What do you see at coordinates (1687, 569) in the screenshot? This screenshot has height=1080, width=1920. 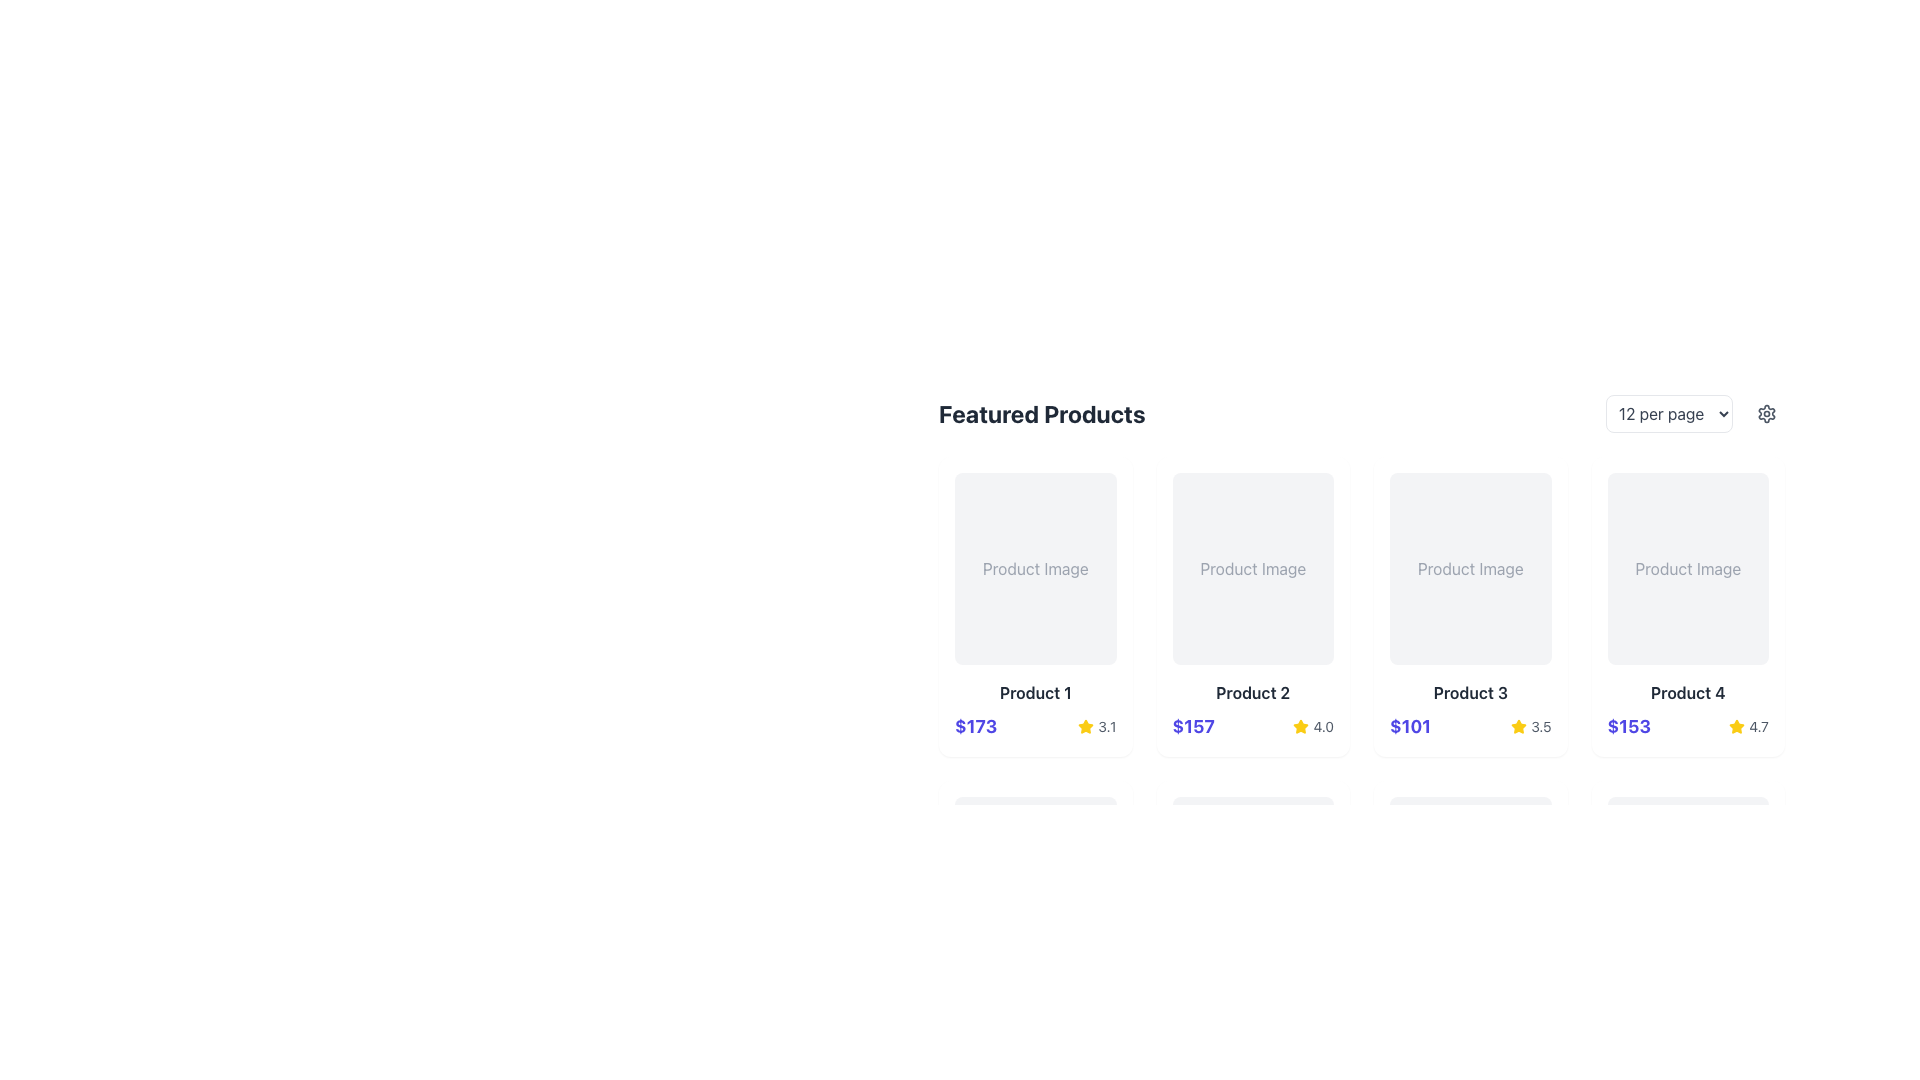 I see `the static text label 'Product Image' located inside the fourth card in the top-right area of the interface, which represents the absence of an actual product image` at bounding box center [1687, 569].